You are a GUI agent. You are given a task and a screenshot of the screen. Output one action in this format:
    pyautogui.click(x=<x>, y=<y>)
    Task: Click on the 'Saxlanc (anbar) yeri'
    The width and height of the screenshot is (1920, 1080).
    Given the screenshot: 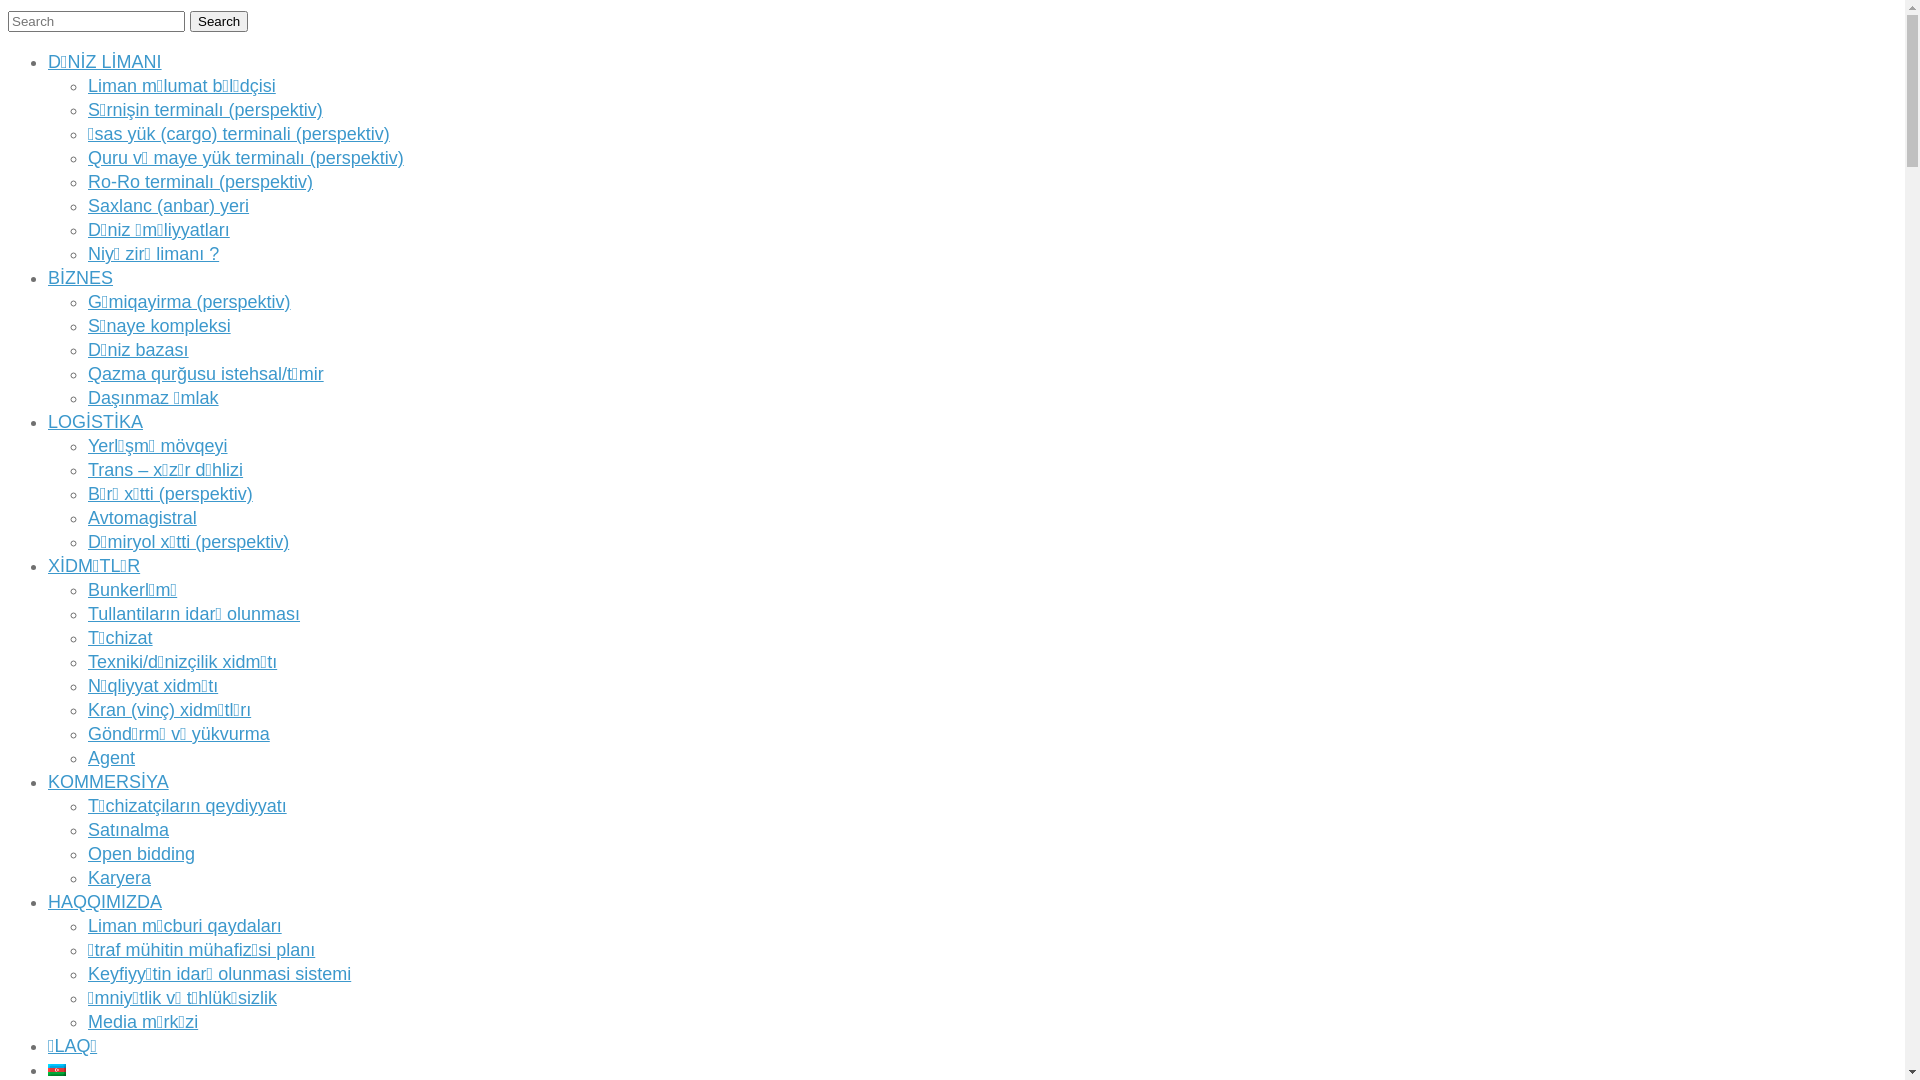 What is the action you would take?
    pyautogui.click(x=168, y=205)
    